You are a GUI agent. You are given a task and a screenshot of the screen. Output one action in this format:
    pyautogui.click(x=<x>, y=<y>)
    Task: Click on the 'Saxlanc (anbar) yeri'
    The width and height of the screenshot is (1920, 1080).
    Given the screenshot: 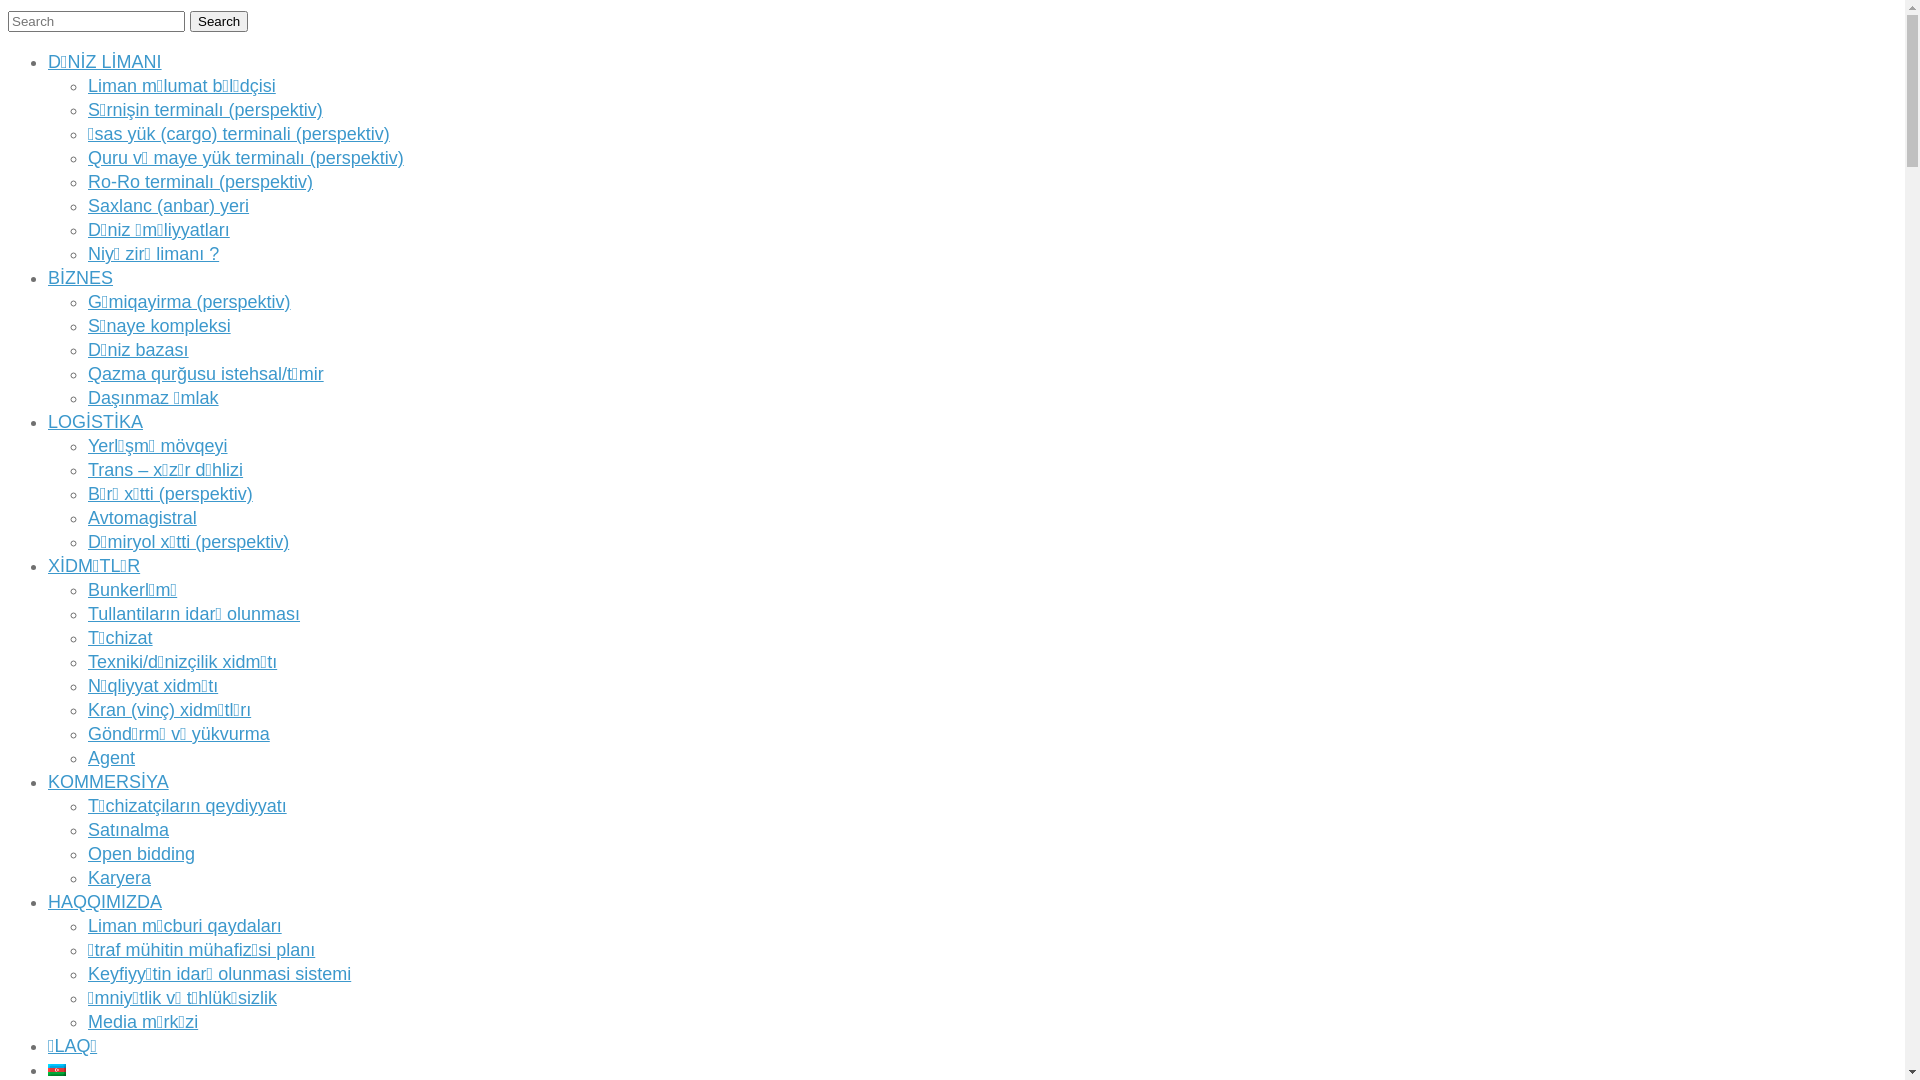 What is the action you would take?
    pyautogui.click(x=168, y=205)
    